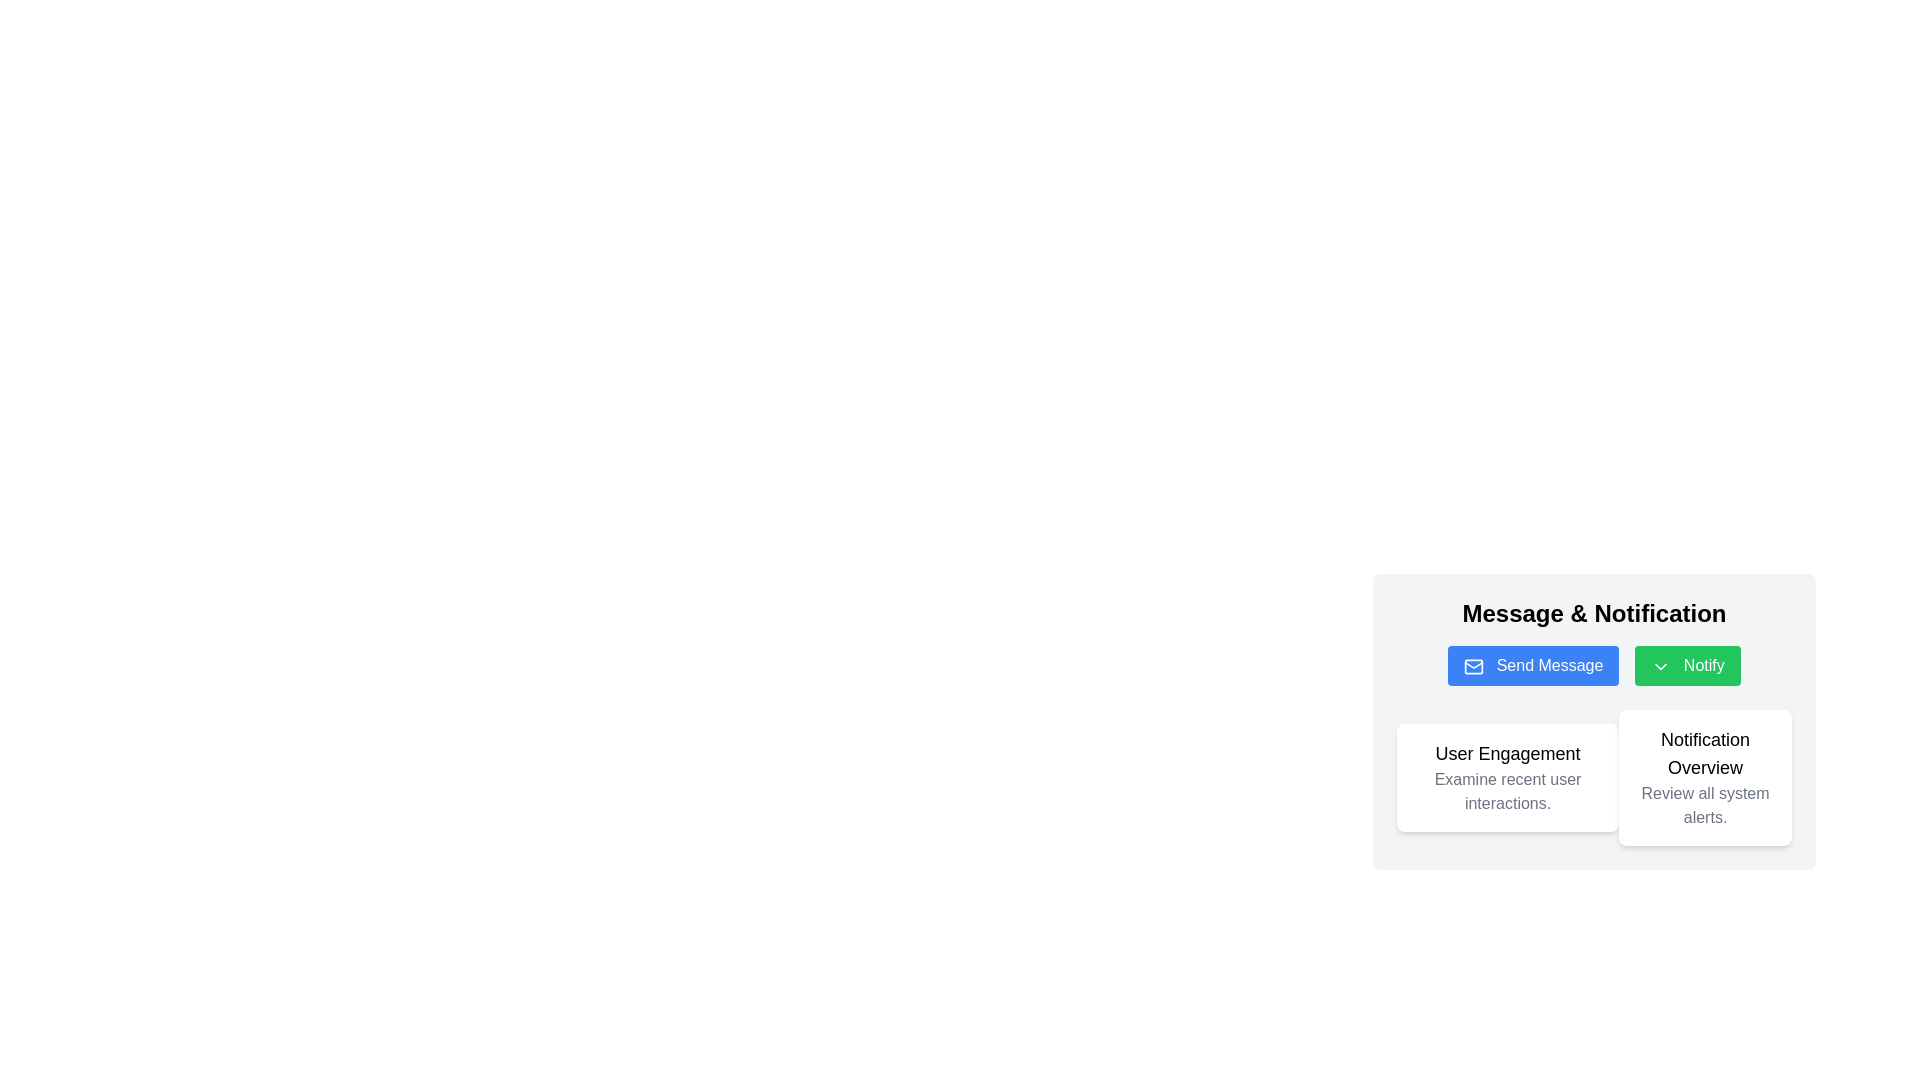 The height and width of the screenshot is (1080, 1920). I want to click on the envelope-shaped icon located to the left of the 'Send Message' button, which serves as a visual cue for sending a message, so click(1474, 666).